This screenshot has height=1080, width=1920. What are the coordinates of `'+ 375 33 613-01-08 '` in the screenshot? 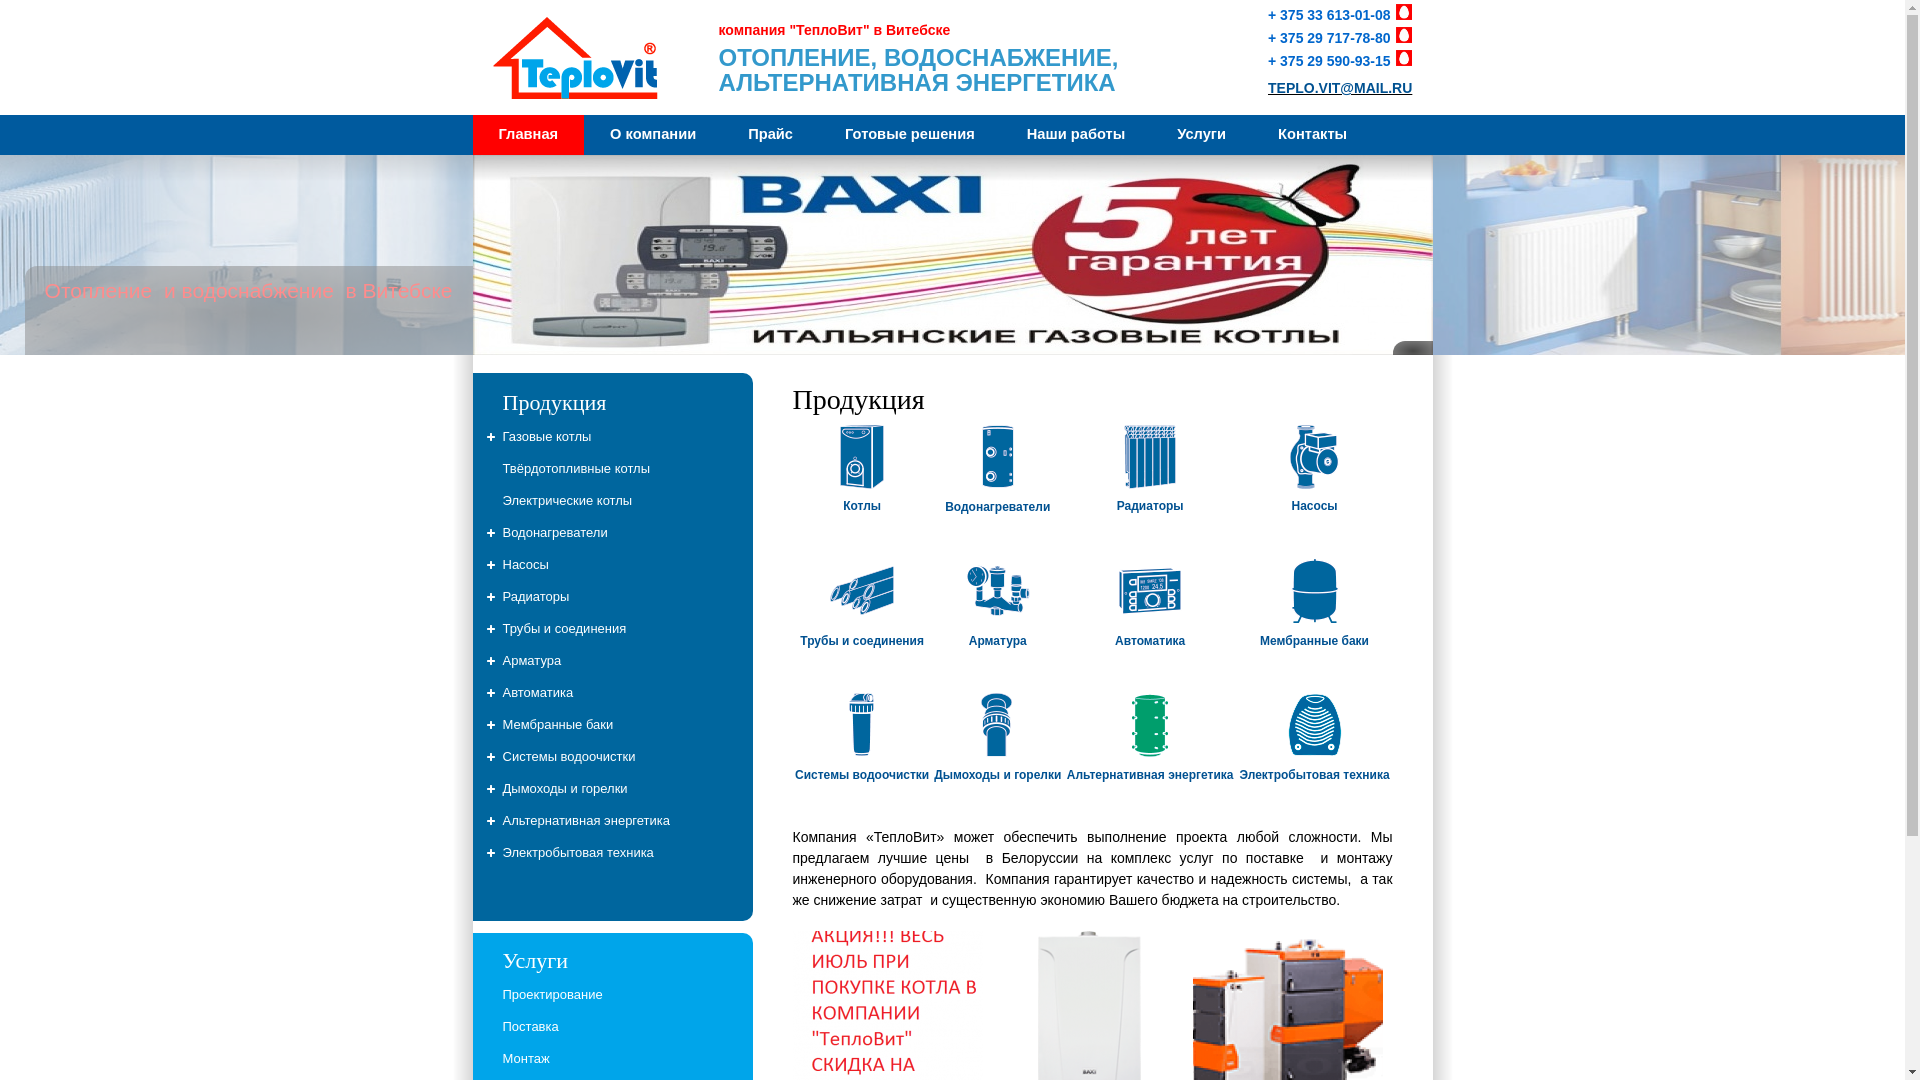 It's located at (1340, 15).